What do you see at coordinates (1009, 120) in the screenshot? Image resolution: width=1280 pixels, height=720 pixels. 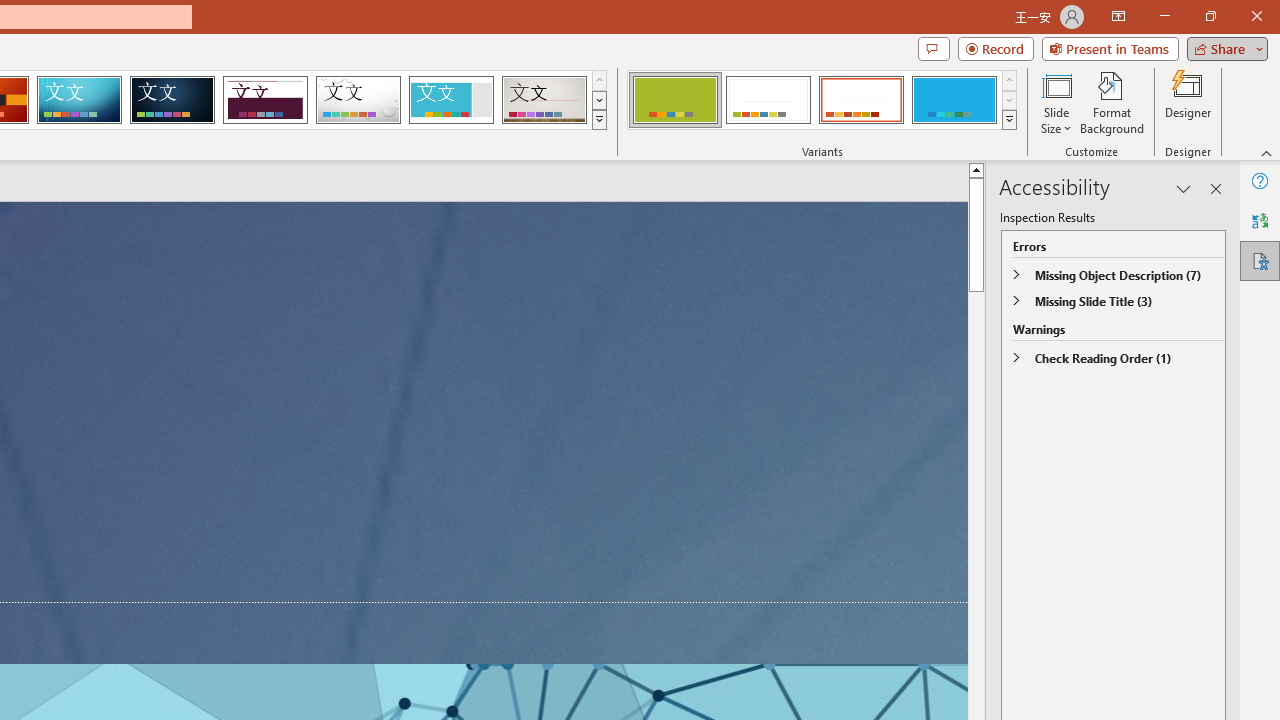 I see `'Variants'` at bounding box center [1009, 120].